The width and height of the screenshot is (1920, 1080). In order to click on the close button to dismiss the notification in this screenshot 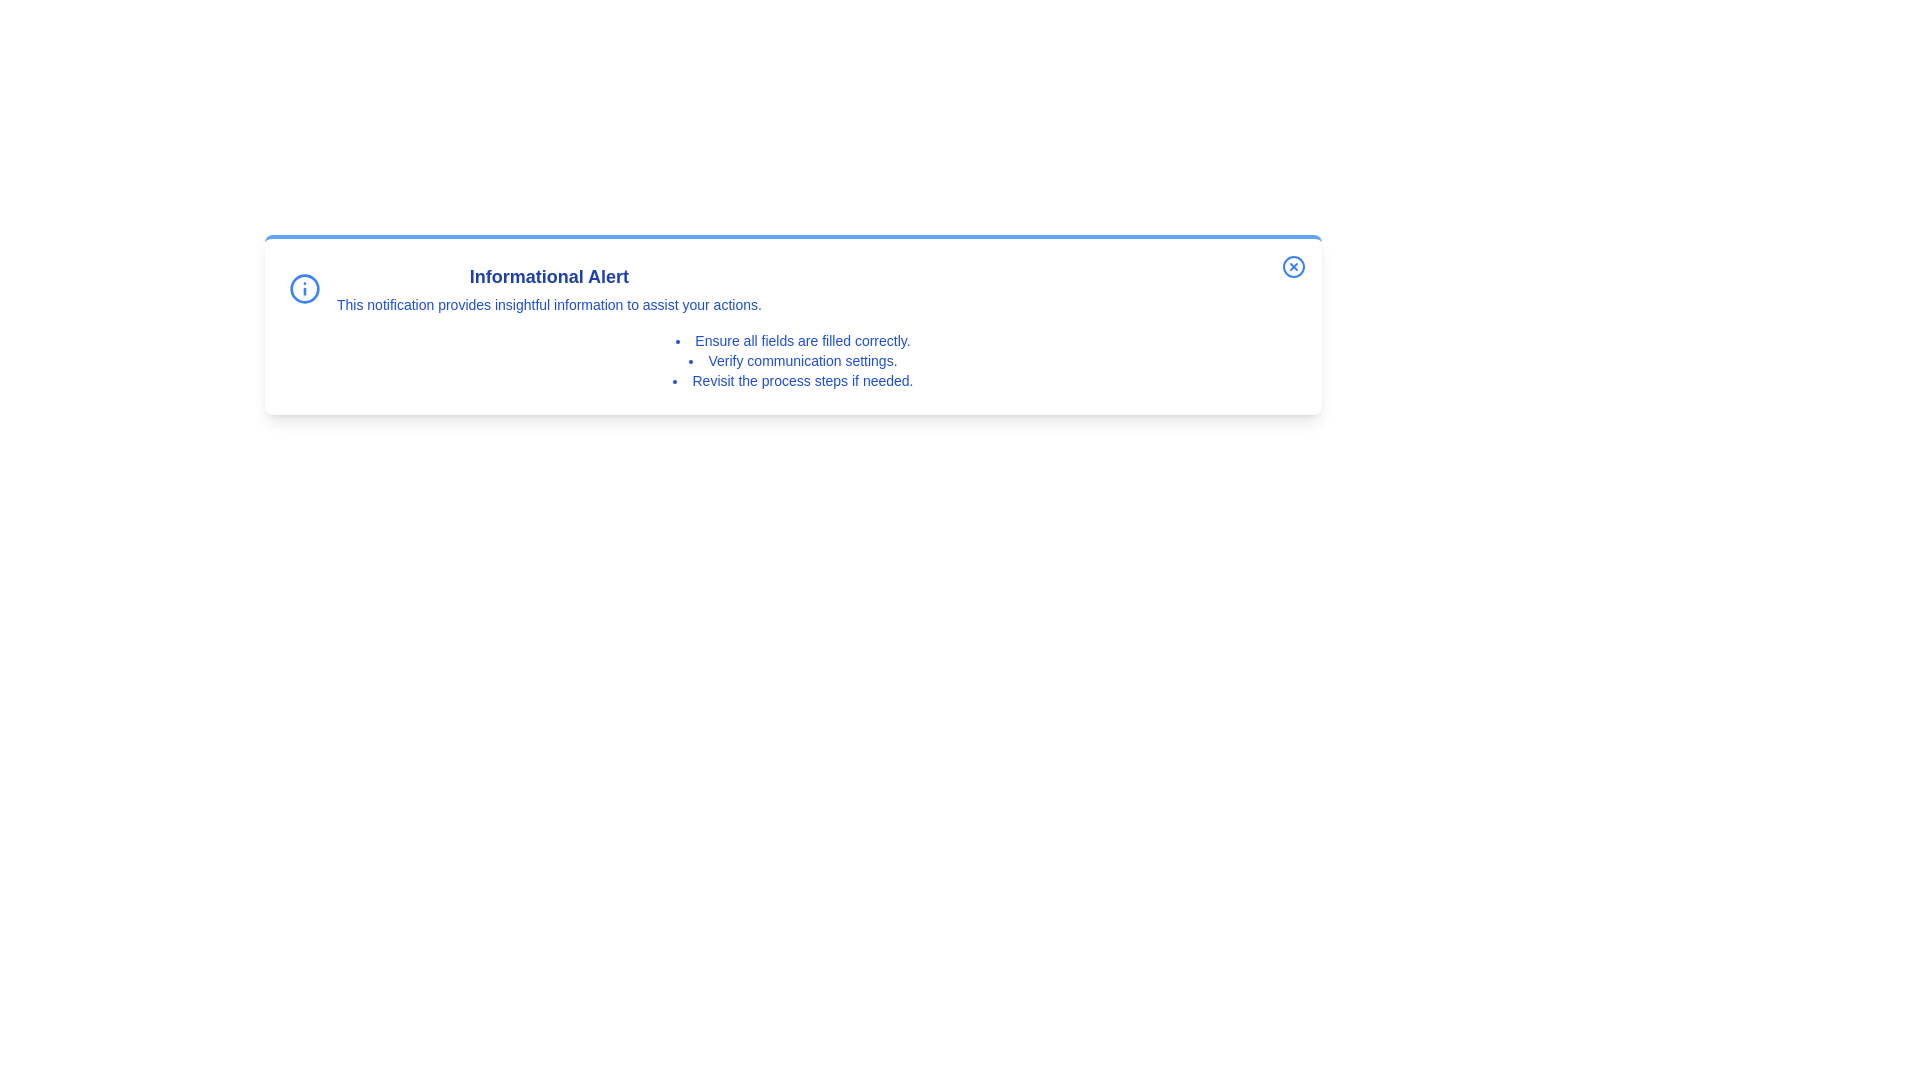, I will do `click(1294, 265)`.